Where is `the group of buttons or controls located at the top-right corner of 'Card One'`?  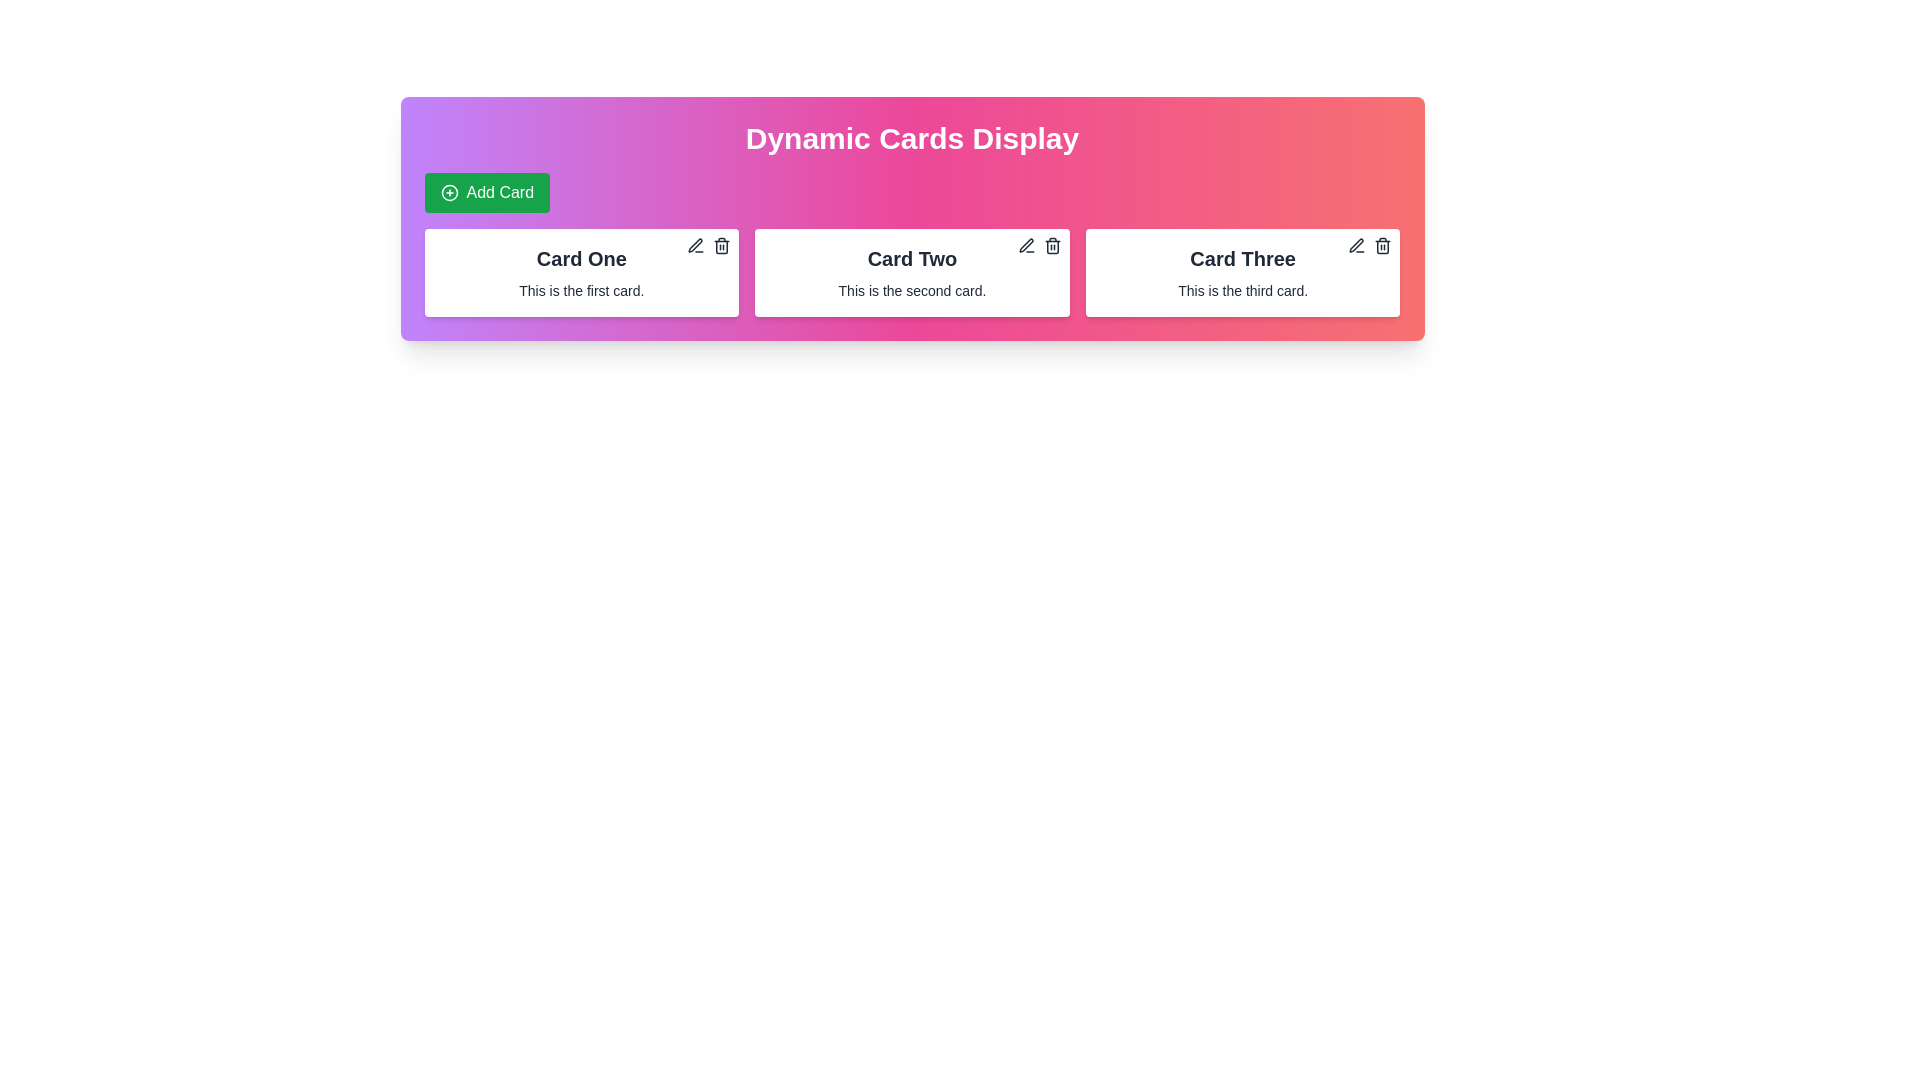
the group of buttons or controls located at the top-right corner of 'Card One' is located at coordinates (709, 245).